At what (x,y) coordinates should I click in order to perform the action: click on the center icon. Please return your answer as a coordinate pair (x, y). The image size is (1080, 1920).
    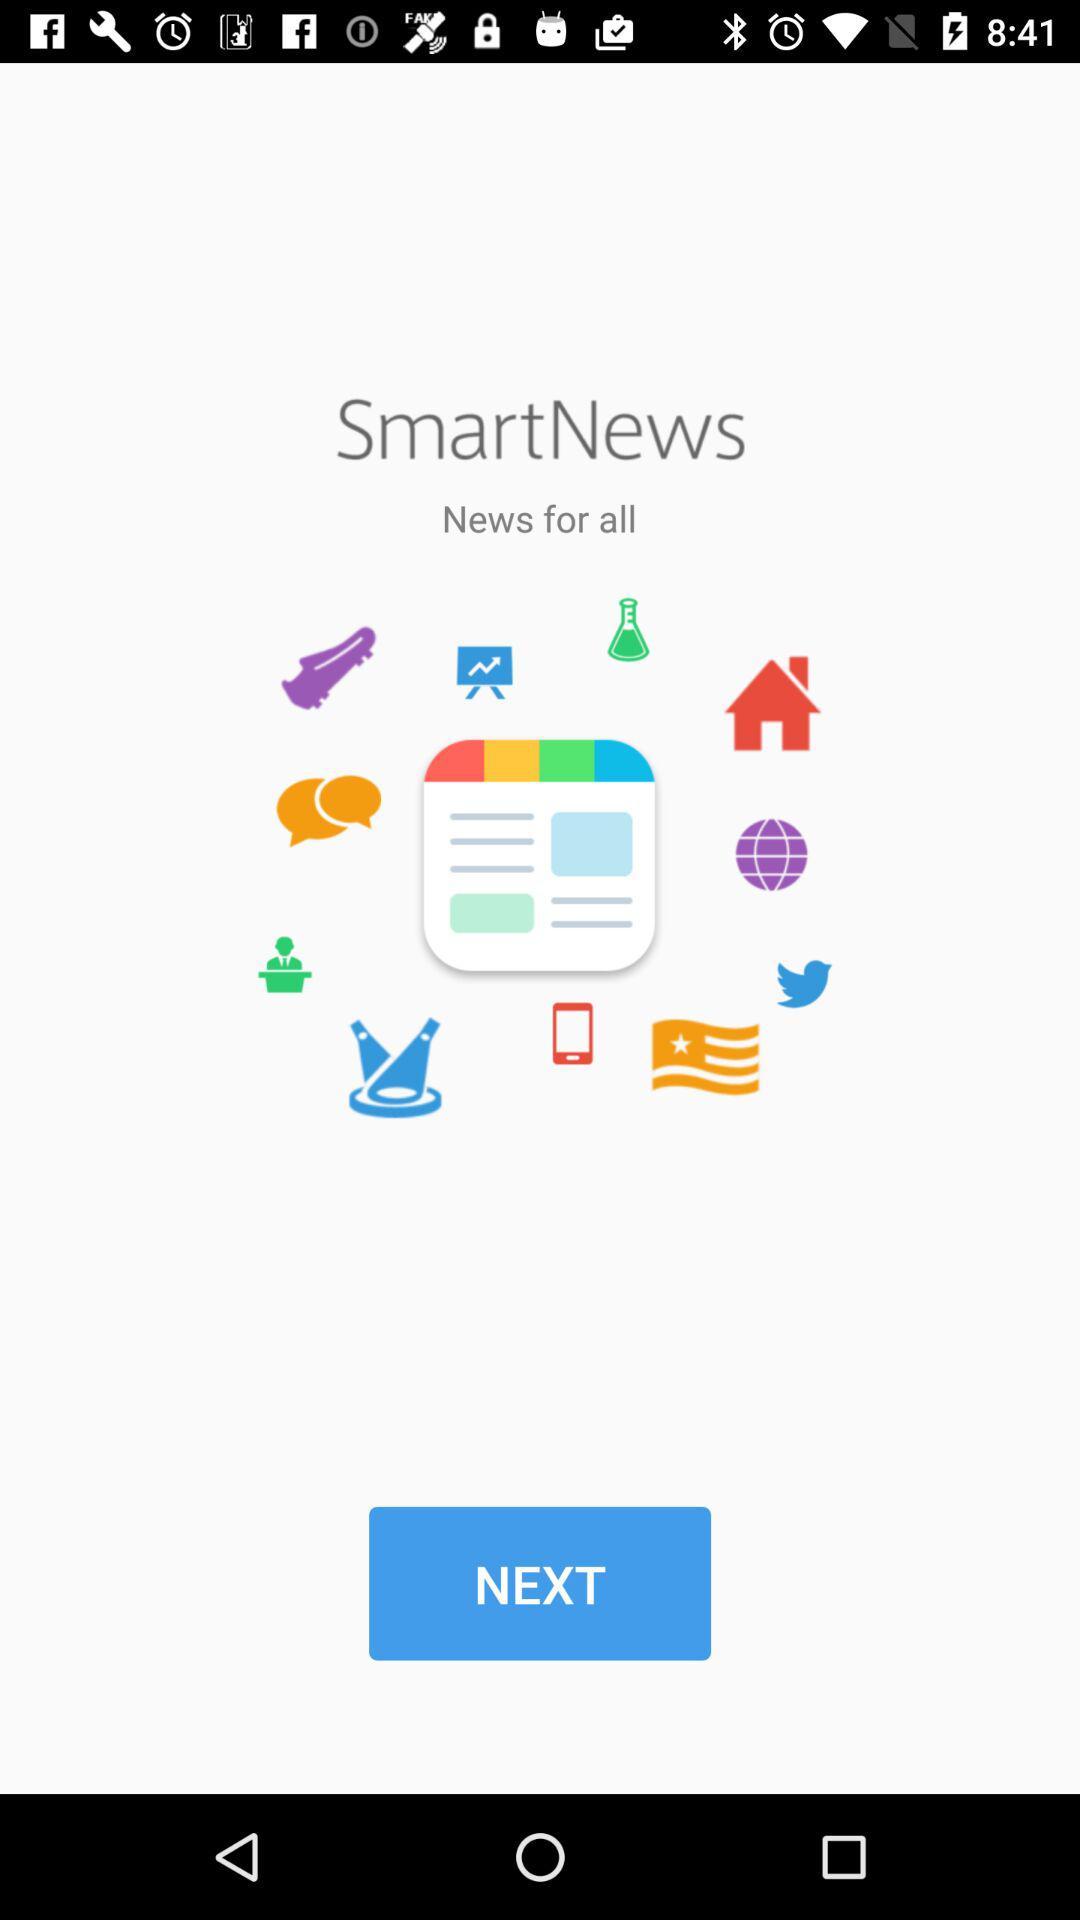
    Looking at the image, I should click on (538, 858).